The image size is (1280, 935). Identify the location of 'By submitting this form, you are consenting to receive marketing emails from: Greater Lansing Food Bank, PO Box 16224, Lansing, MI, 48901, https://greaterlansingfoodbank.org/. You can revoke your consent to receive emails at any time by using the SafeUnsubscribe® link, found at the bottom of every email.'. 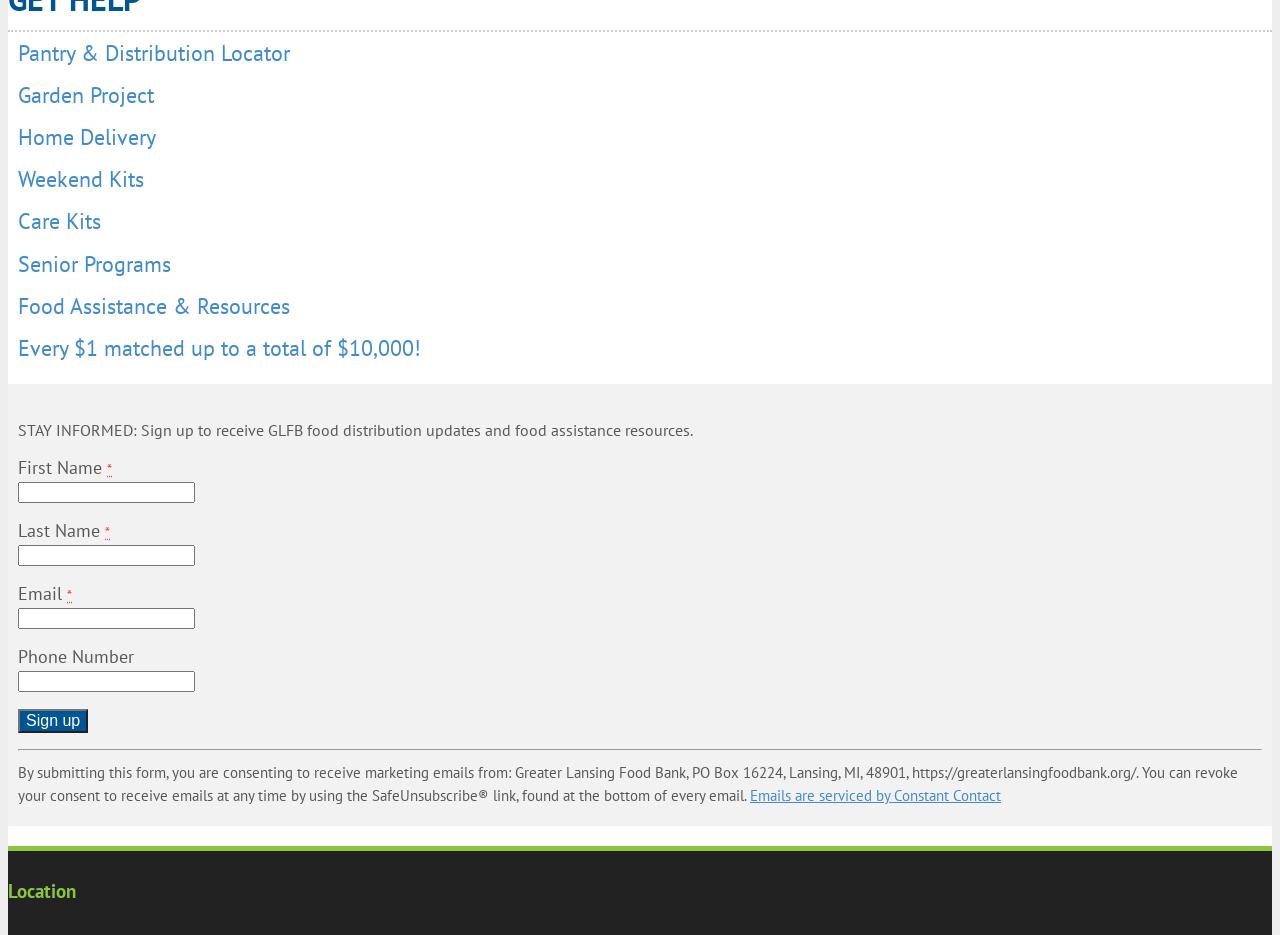
(626, 782).